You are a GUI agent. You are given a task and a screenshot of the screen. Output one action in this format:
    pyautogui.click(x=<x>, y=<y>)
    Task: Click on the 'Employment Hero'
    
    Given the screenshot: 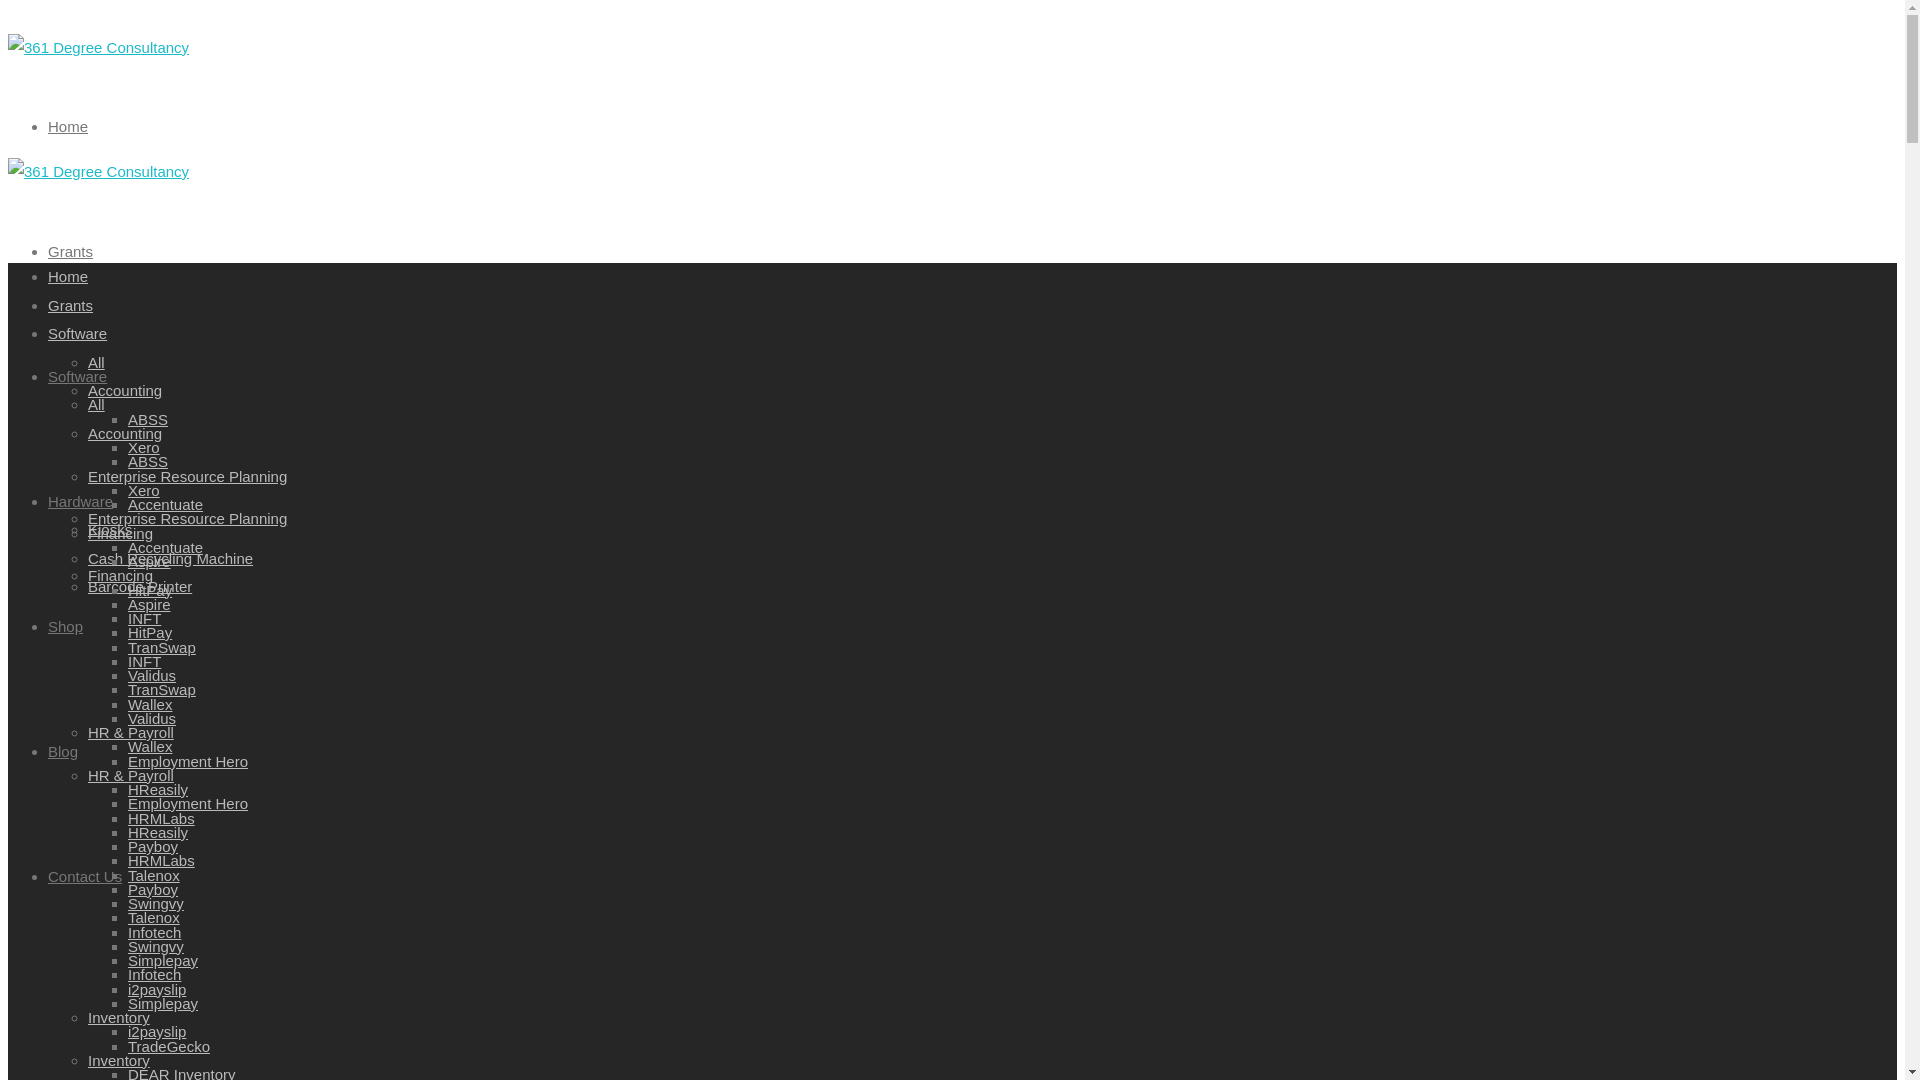 What is the action you would take?
    pyautogui.click(x=187, y=802)
    